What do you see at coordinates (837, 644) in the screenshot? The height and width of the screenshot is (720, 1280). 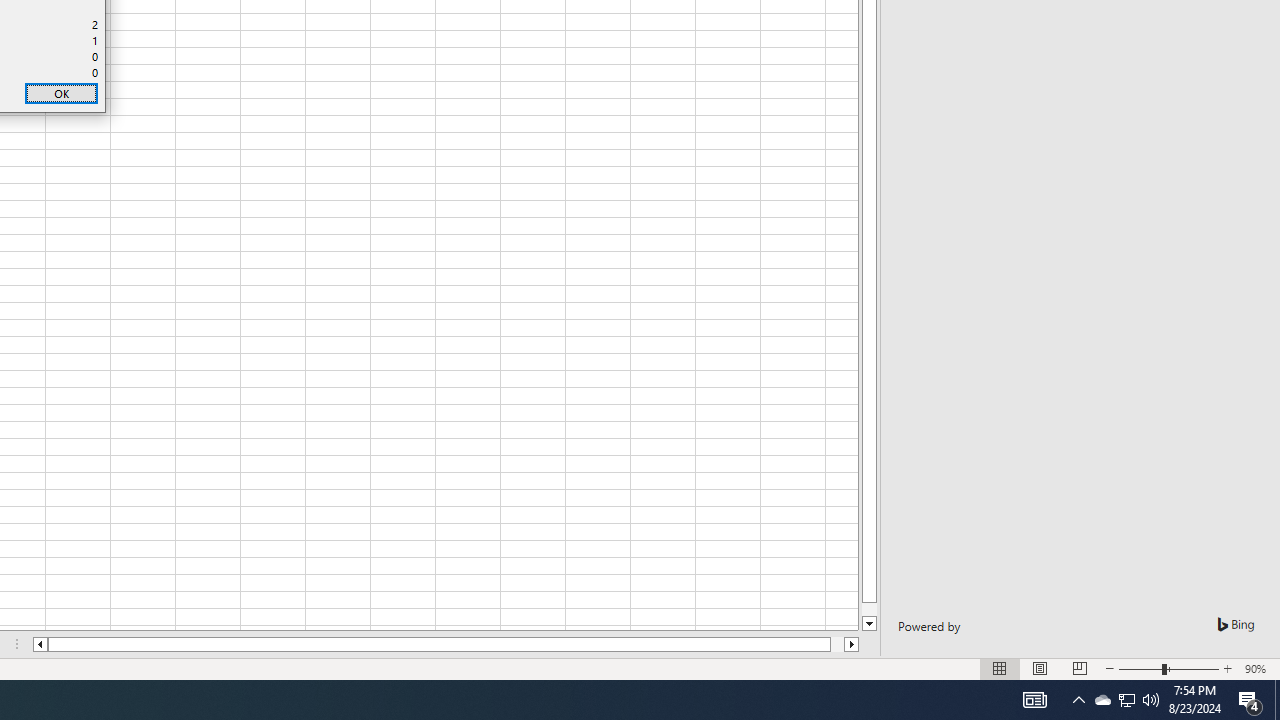 I see `'Page right'` at bounding box center [837, 644].